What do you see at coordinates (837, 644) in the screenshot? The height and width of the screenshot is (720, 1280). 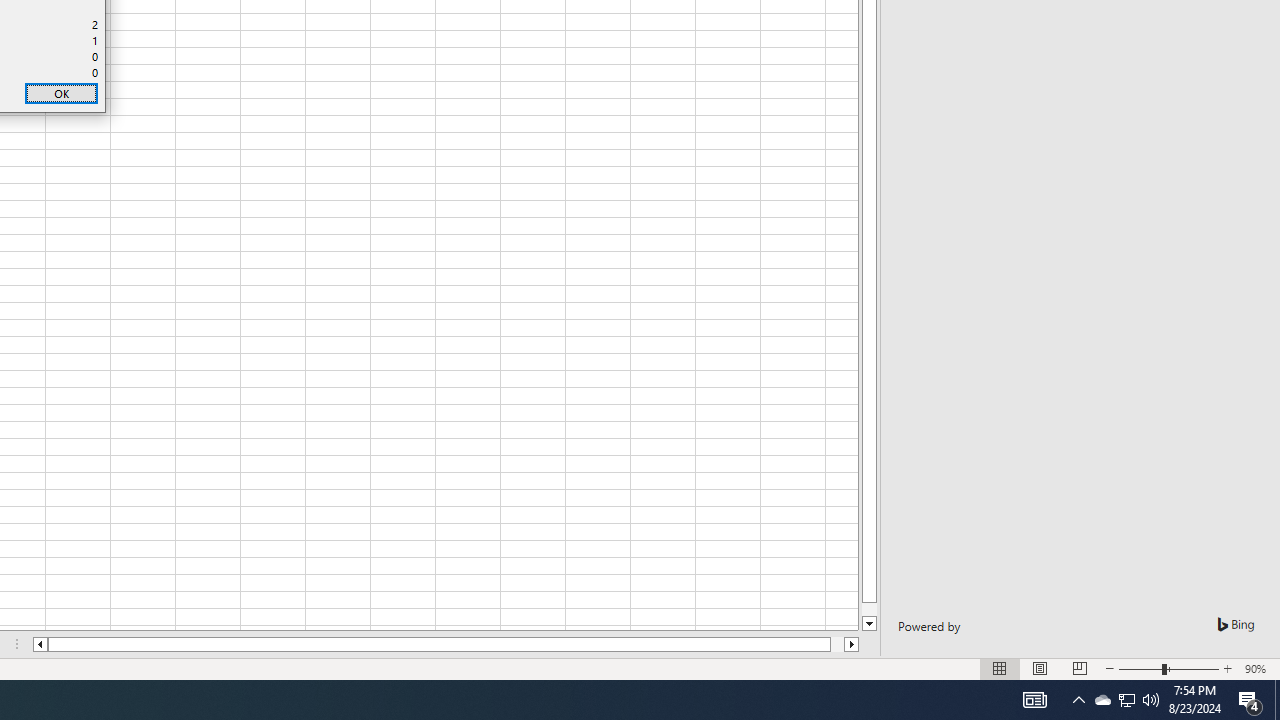 I see `'Page right'` at bounding box center [837, 644].